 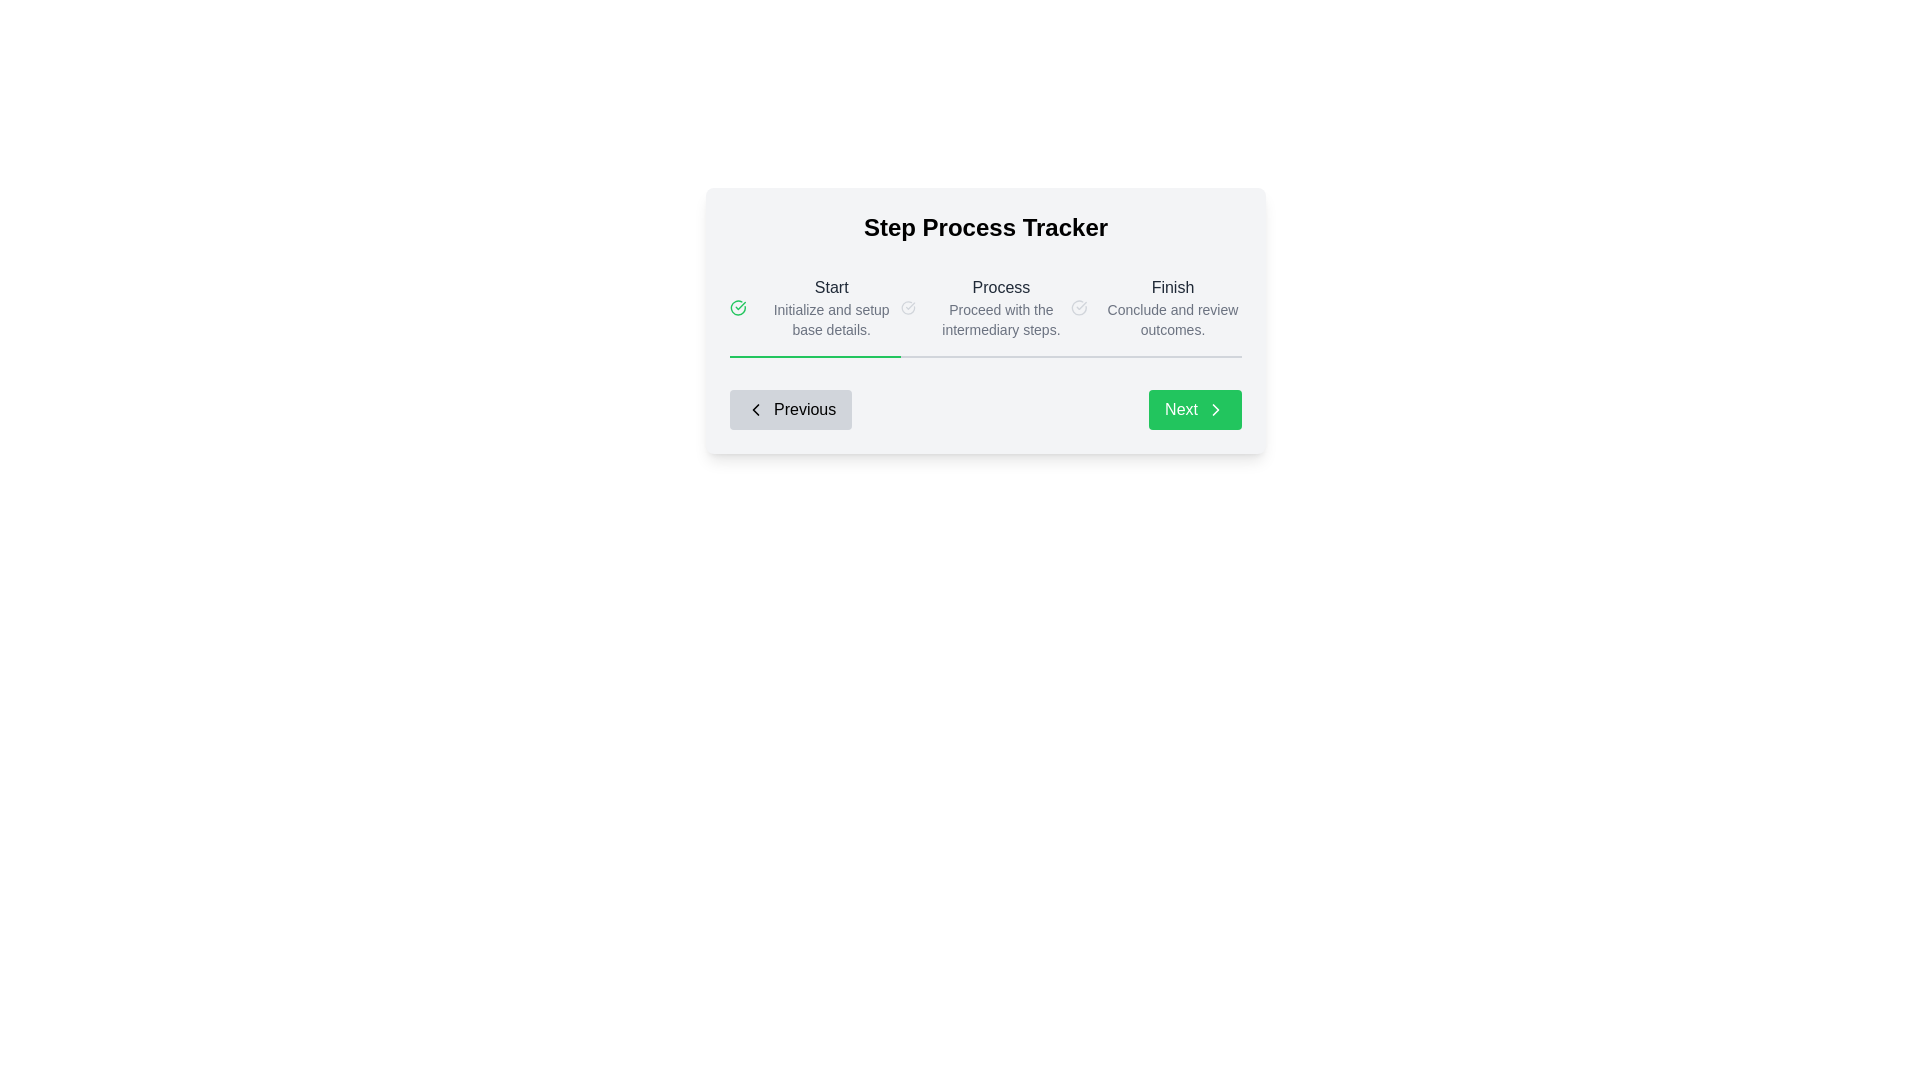 What do you see at coordinates (831, 308) in the screenshot?
I see `the first step indicator in the process tracker, which is located at the top center of the page and is left-aligned with the other steps` at bounding box center [831, 308].